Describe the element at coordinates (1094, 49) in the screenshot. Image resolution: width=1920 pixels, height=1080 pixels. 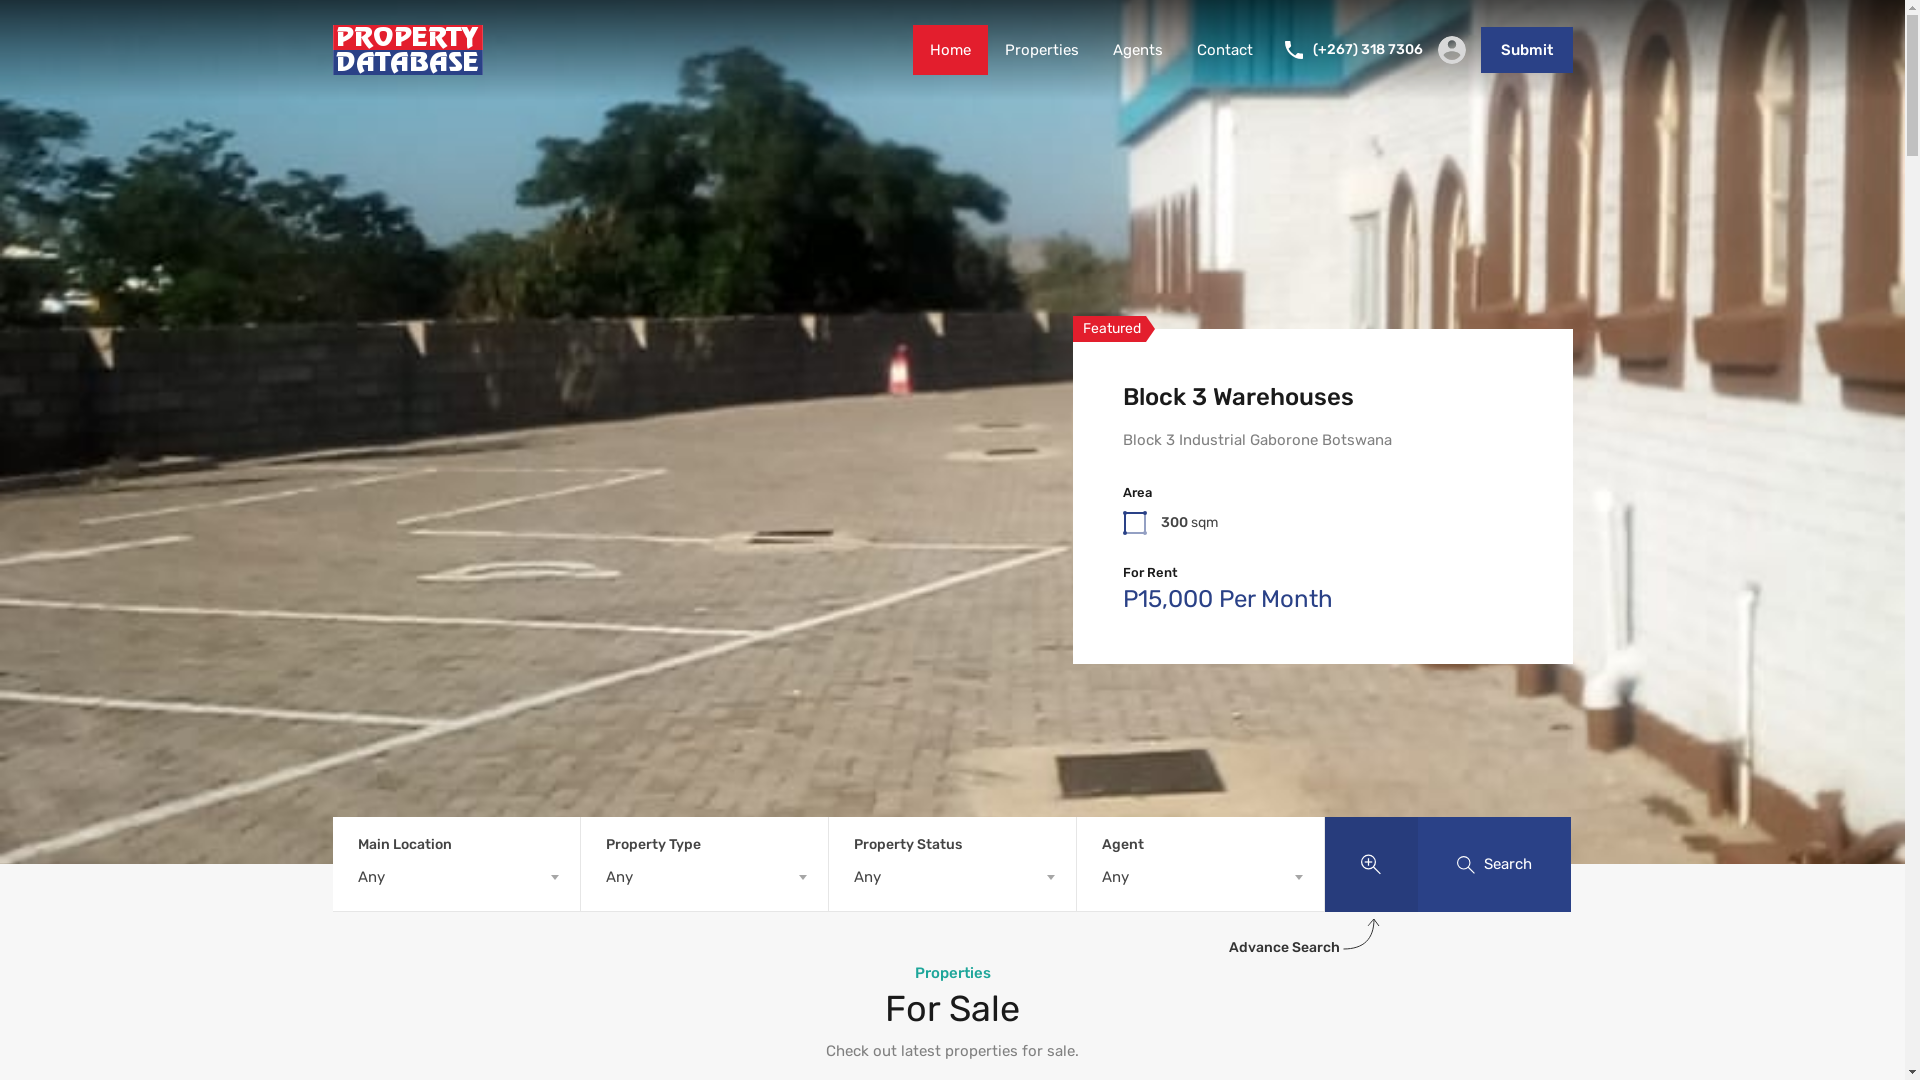
I see `'Agents'` at that location.